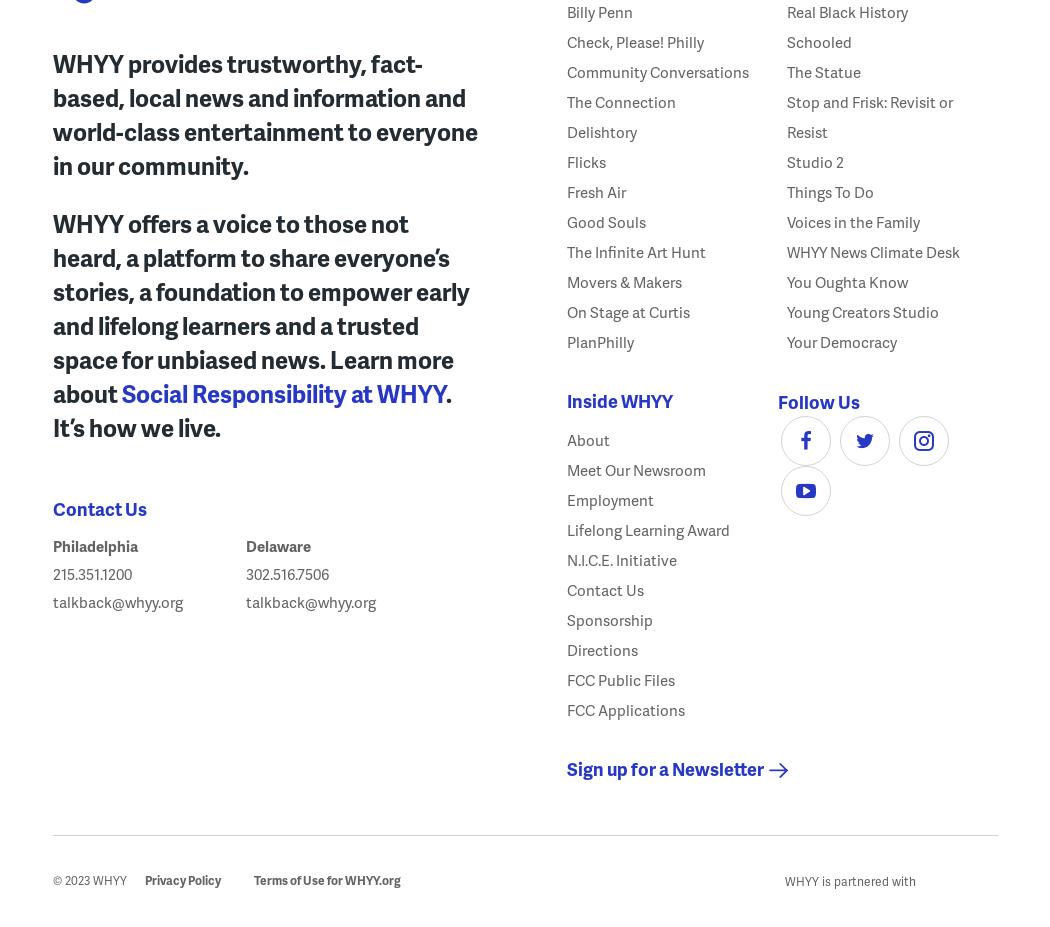  I want to click on 'Voices in the Family', so click(853, 220).